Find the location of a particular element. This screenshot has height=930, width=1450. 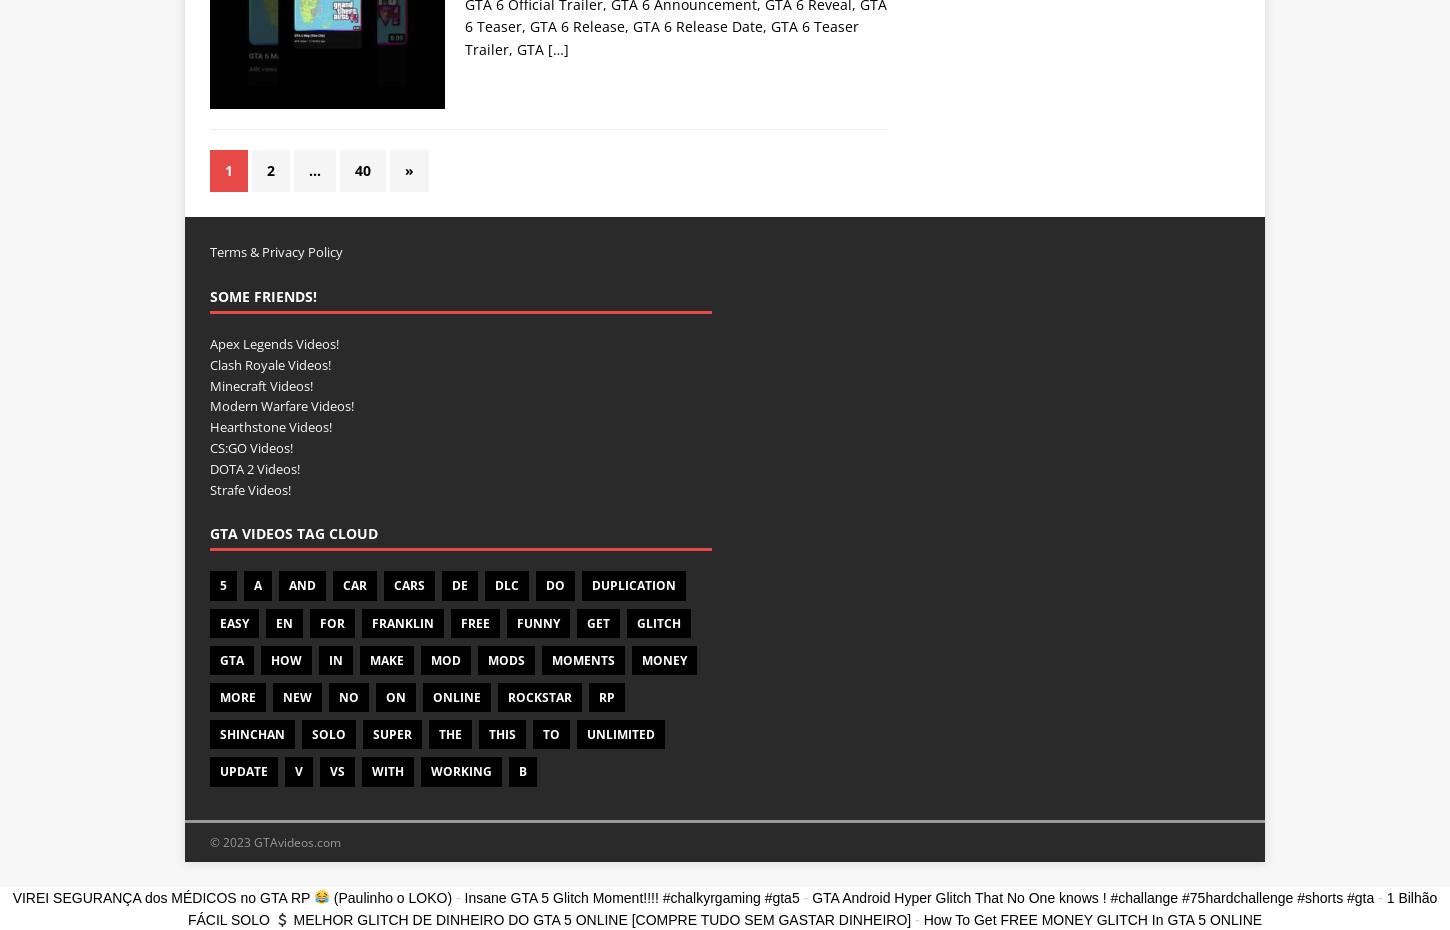

'MONEY' is located at coordinates (663, 658).